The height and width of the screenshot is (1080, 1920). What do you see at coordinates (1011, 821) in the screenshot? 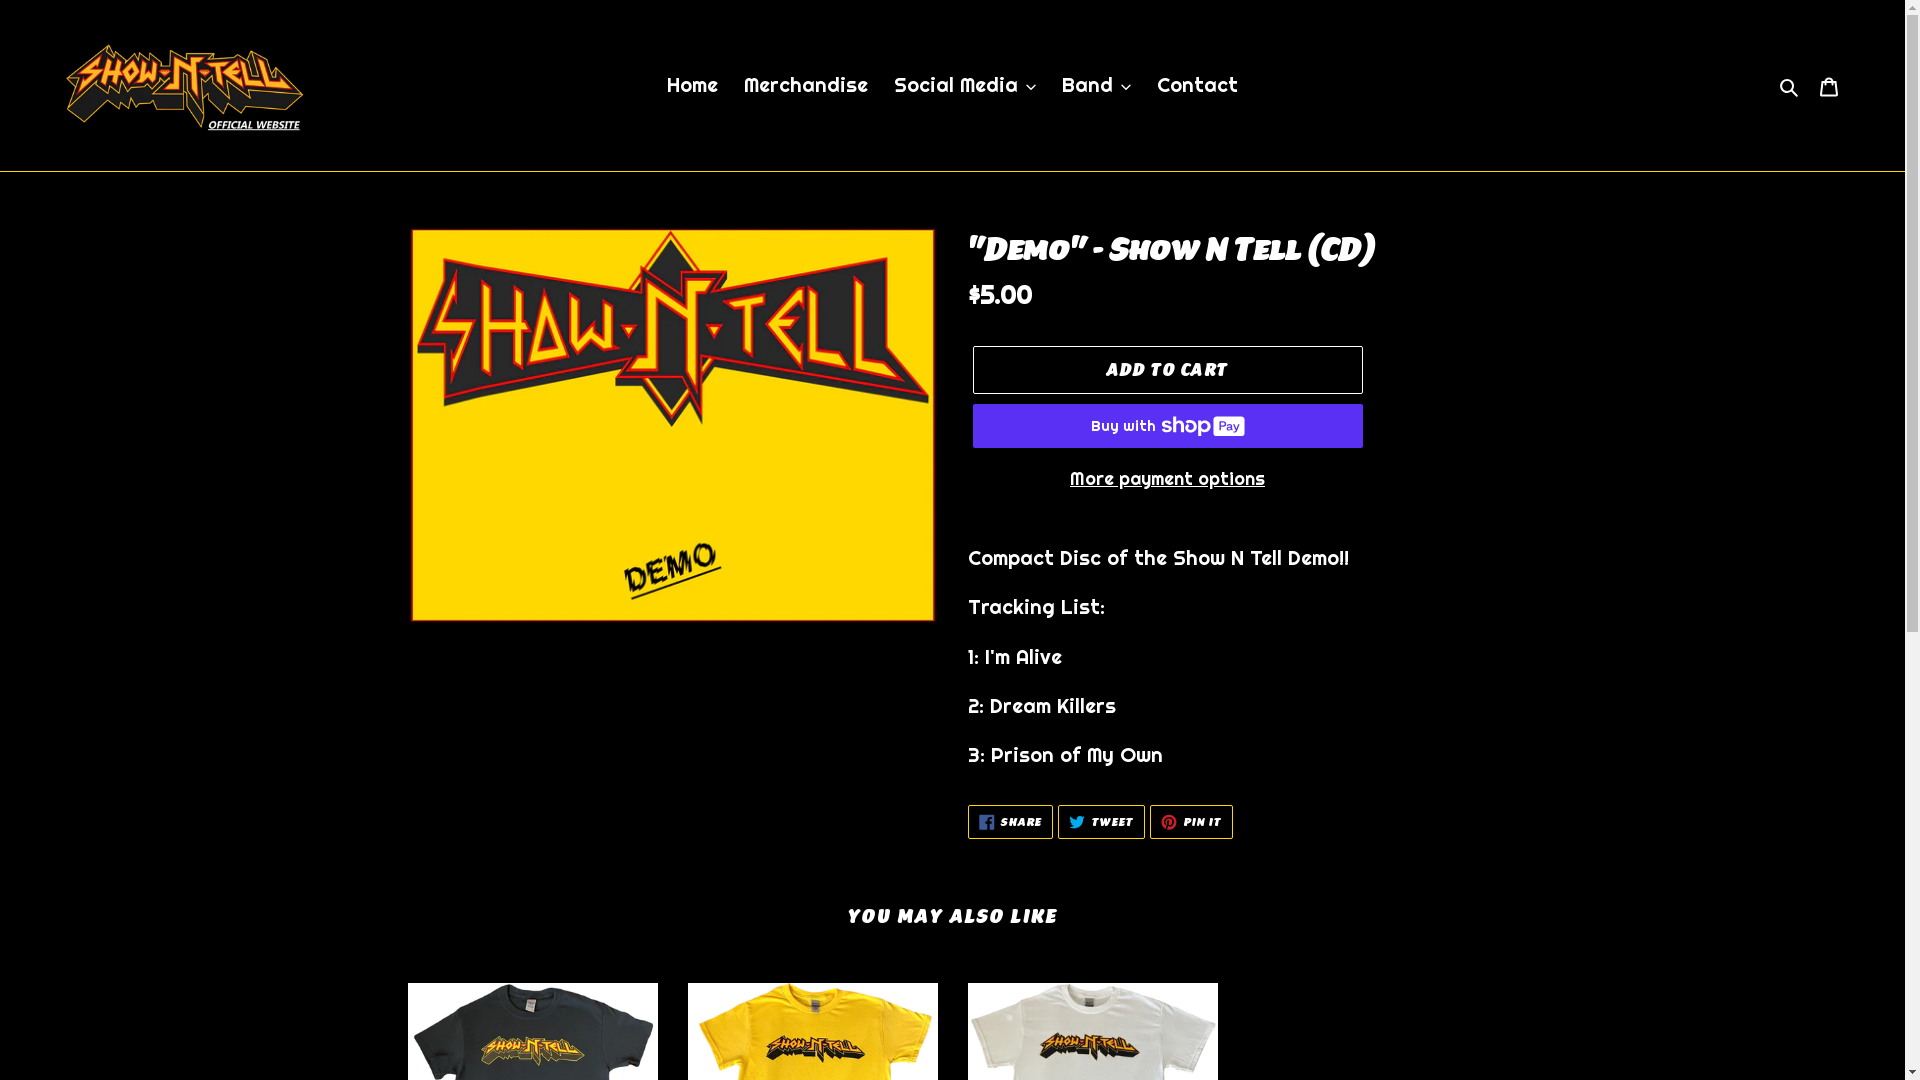
I see `'SHARE` at bounding box center [1011, 821].